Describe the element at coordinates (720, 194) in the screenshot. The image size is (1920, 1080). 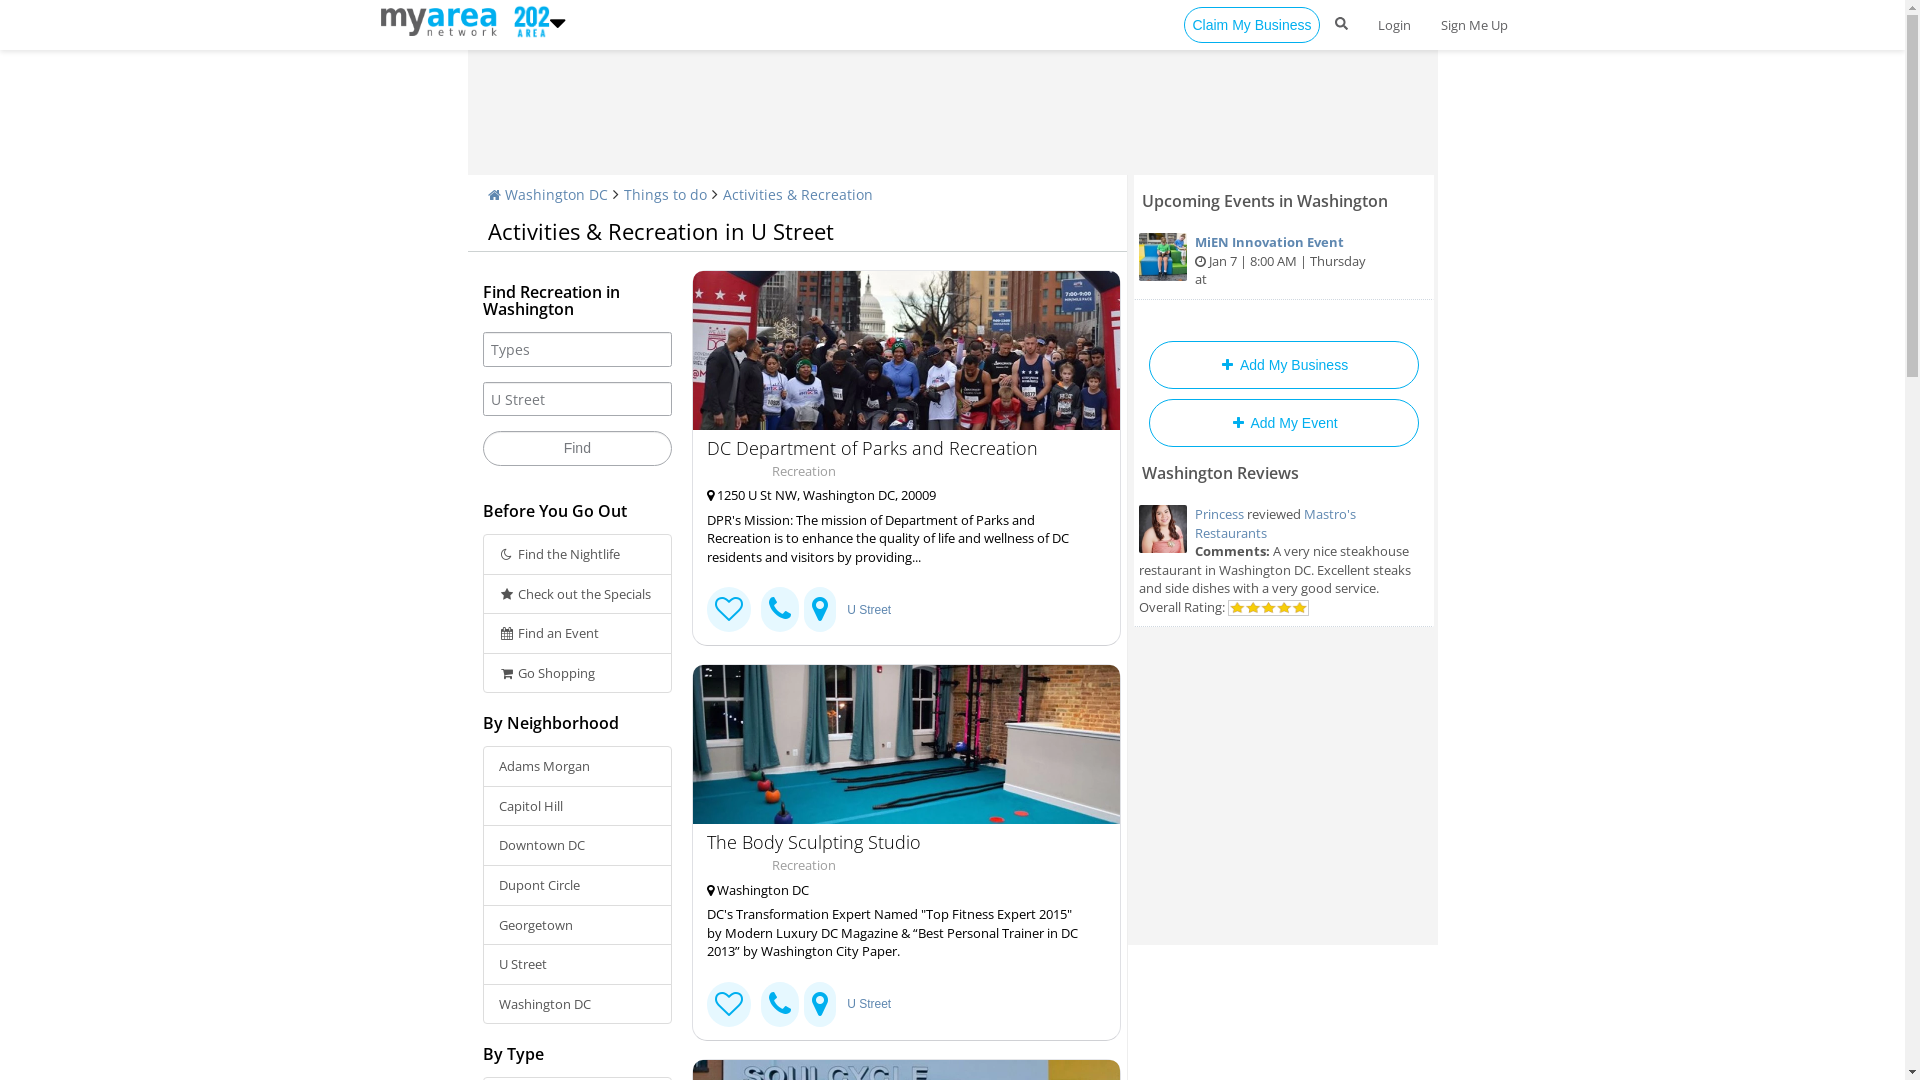
I see `'Activities & Recreation'` at that location.